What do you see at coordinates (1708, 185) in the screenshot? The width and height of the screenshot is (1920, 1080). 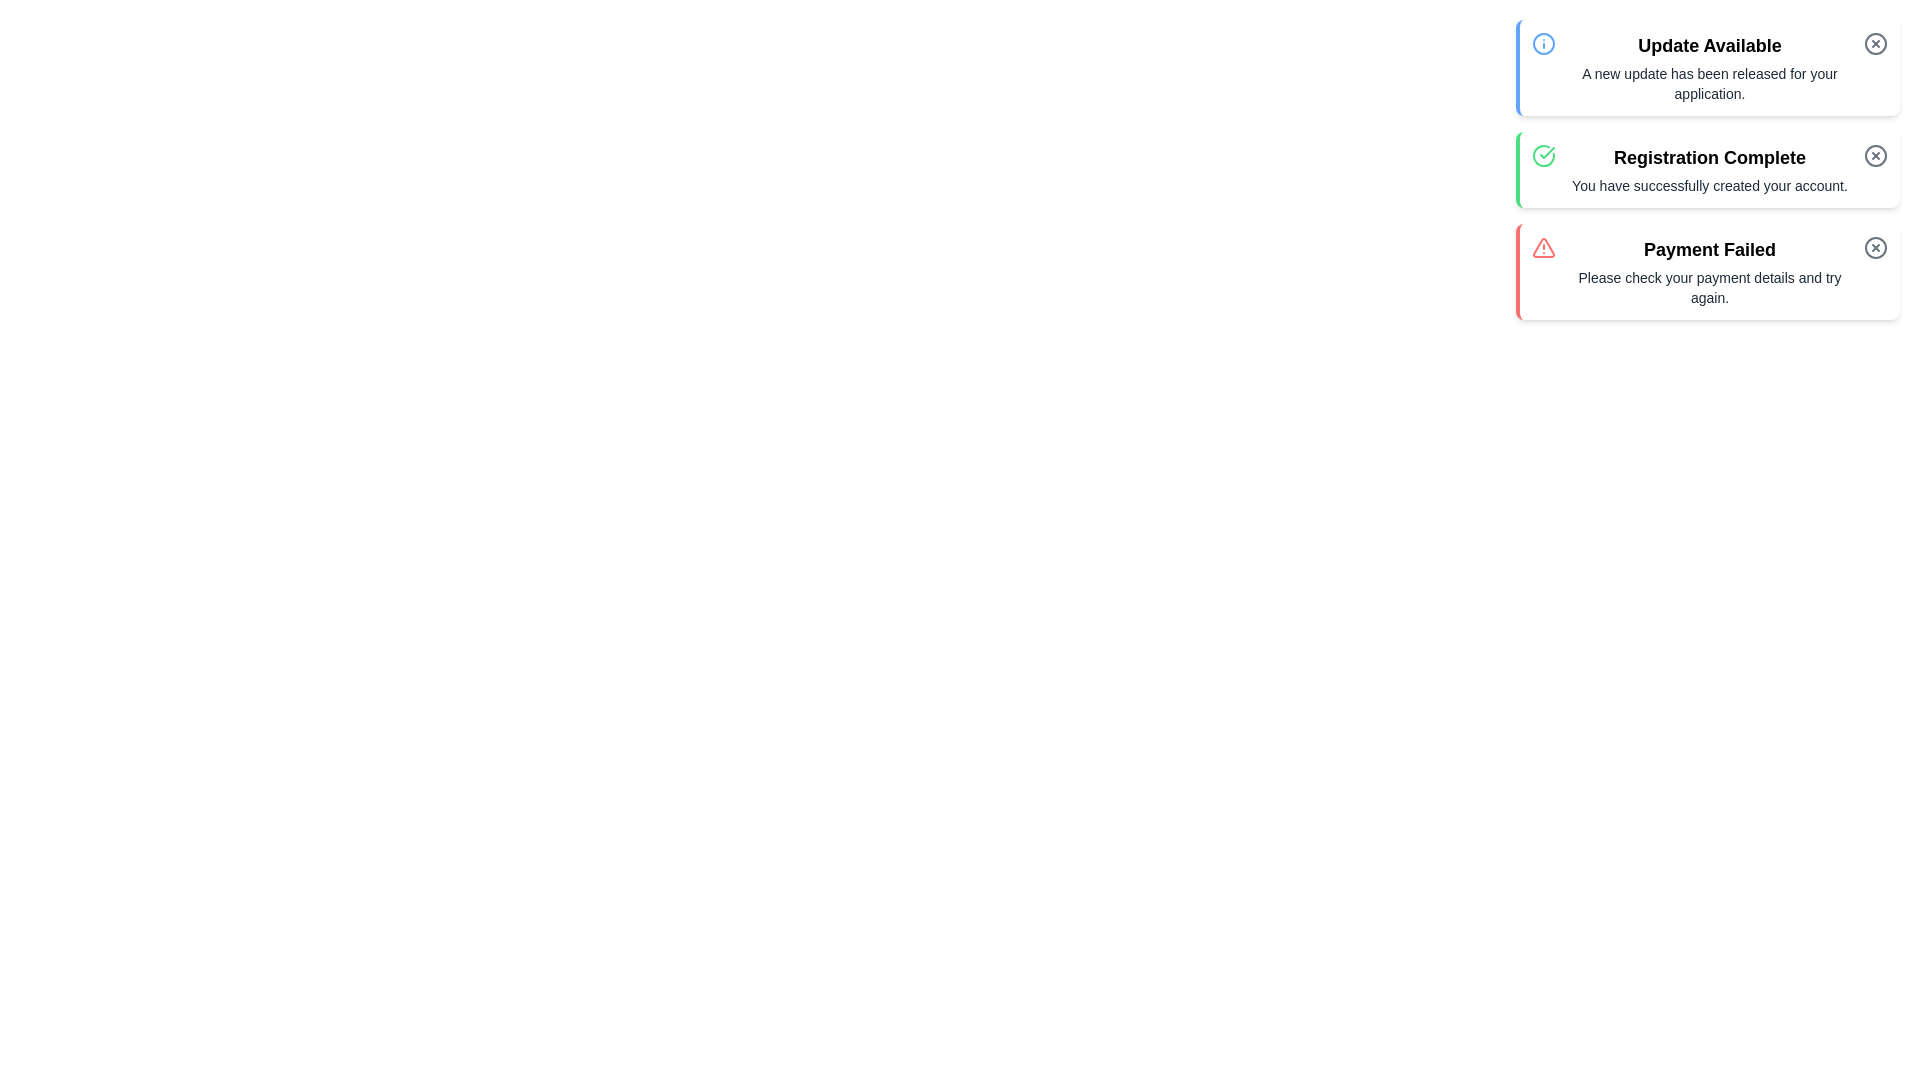 I see `the text label that reads 'You have successfully created your account.' which is positioned below the 'Registration Complete' title within a notification card` at bounding box center [1708, 185].